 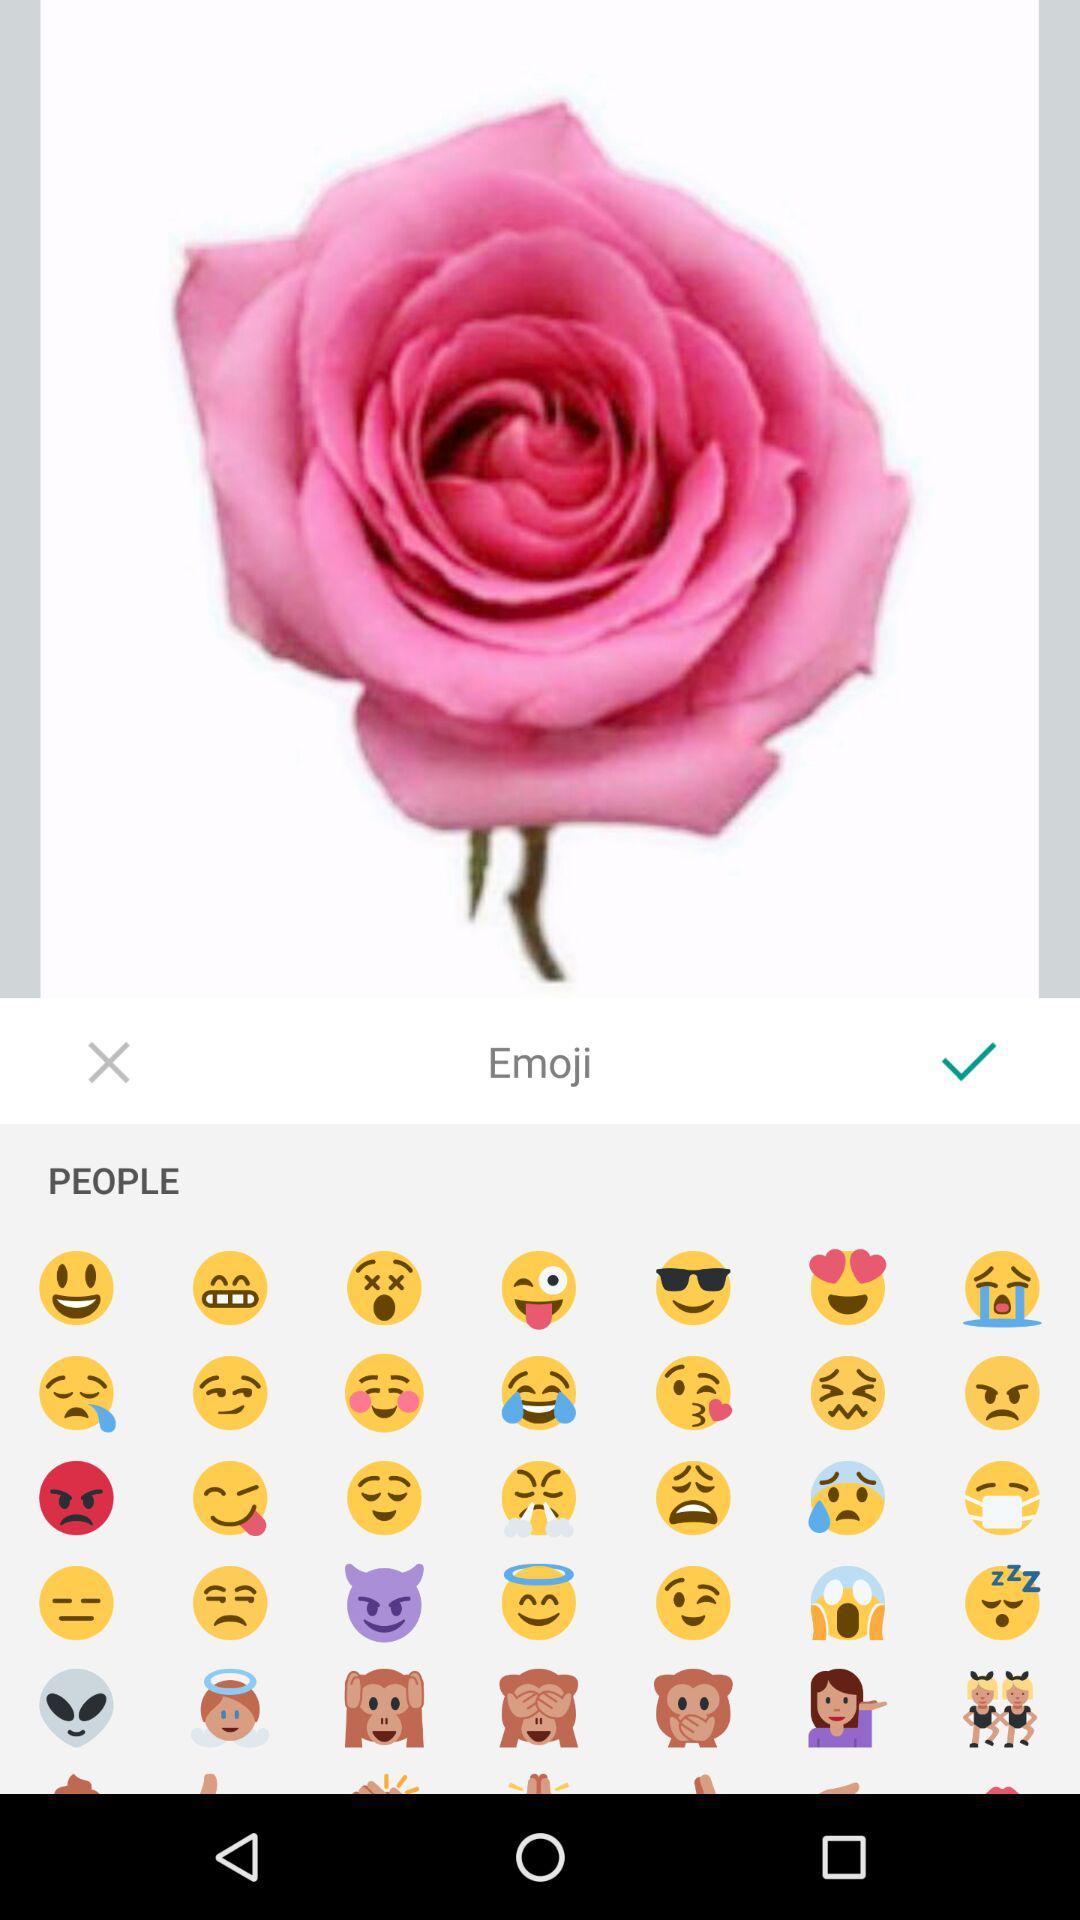 What do you see at coordinates (1002, 1603) in the screenshot?
I see `insert sleeping emoji` at bounding box center [1002, 1603].